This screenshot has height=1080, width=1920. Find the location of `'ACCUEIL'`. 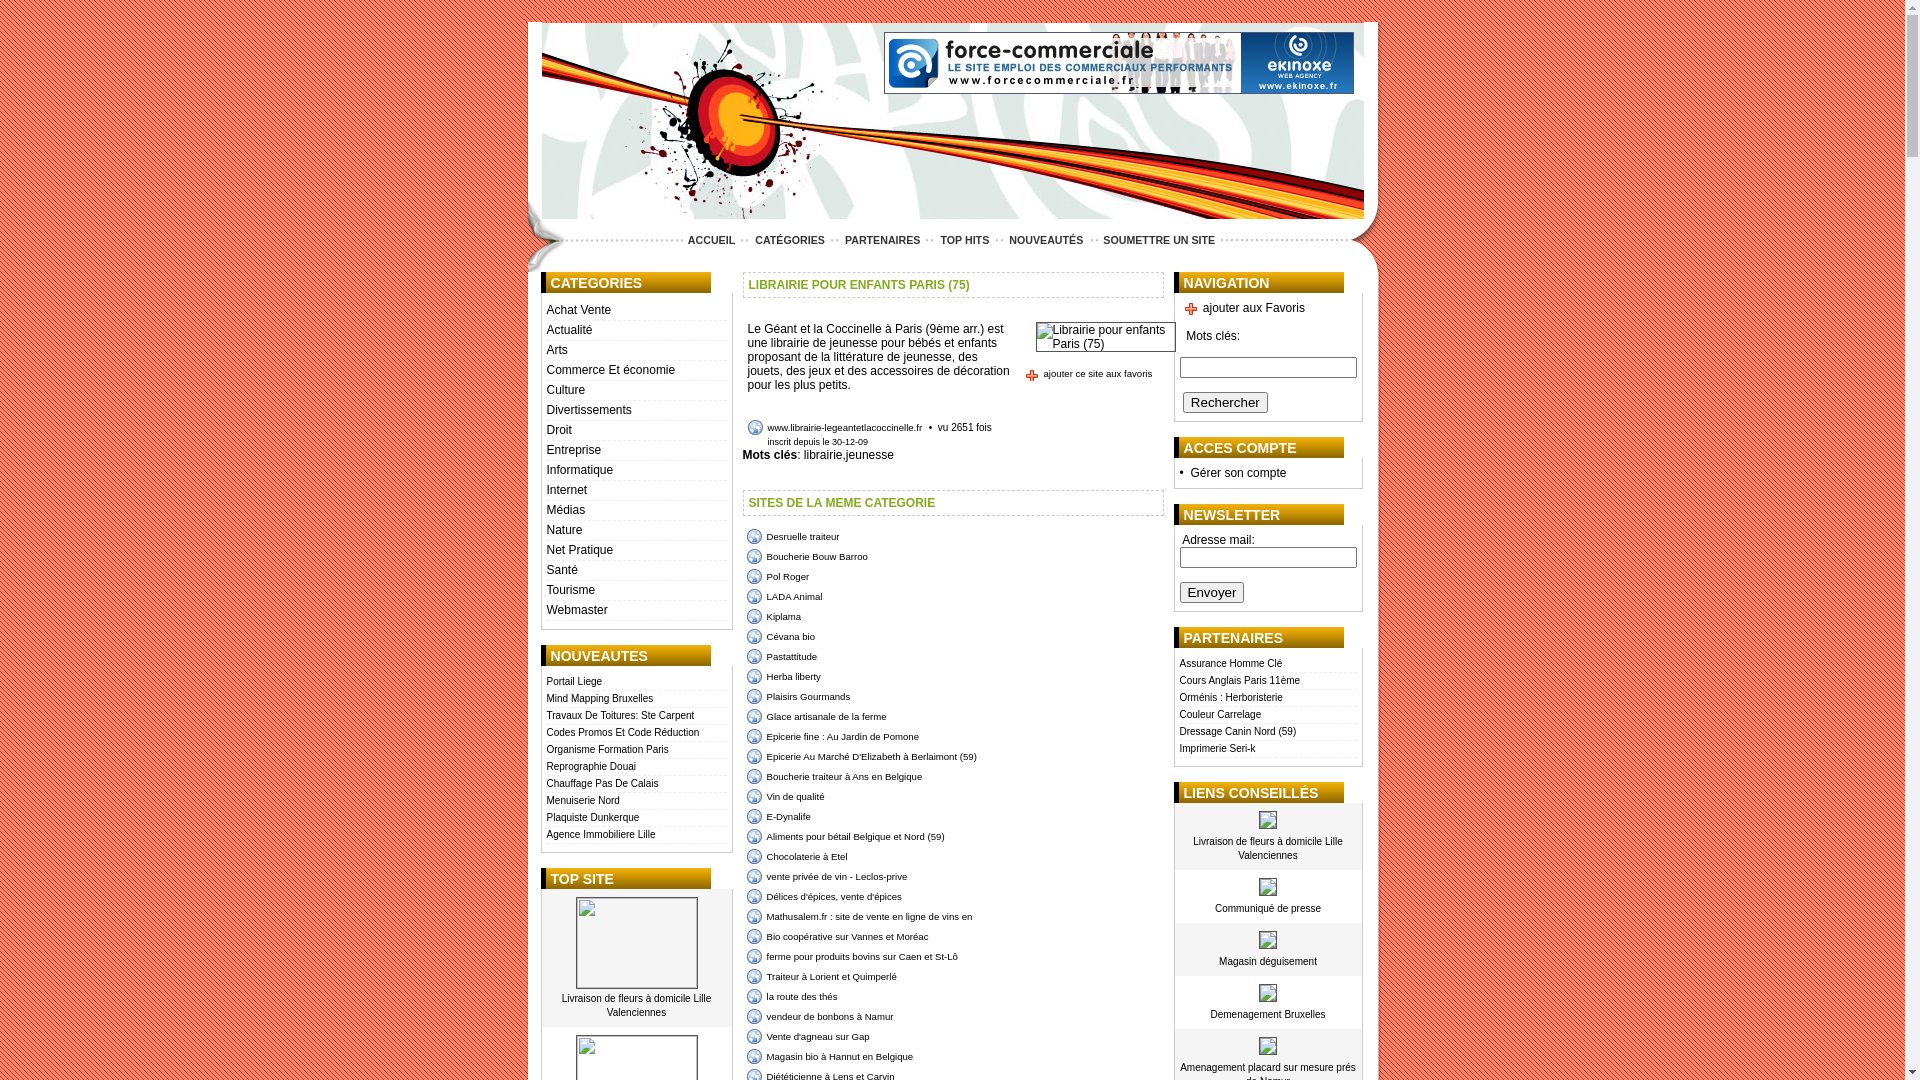

'ACCUEIL' is located at coordinates (682, 238).